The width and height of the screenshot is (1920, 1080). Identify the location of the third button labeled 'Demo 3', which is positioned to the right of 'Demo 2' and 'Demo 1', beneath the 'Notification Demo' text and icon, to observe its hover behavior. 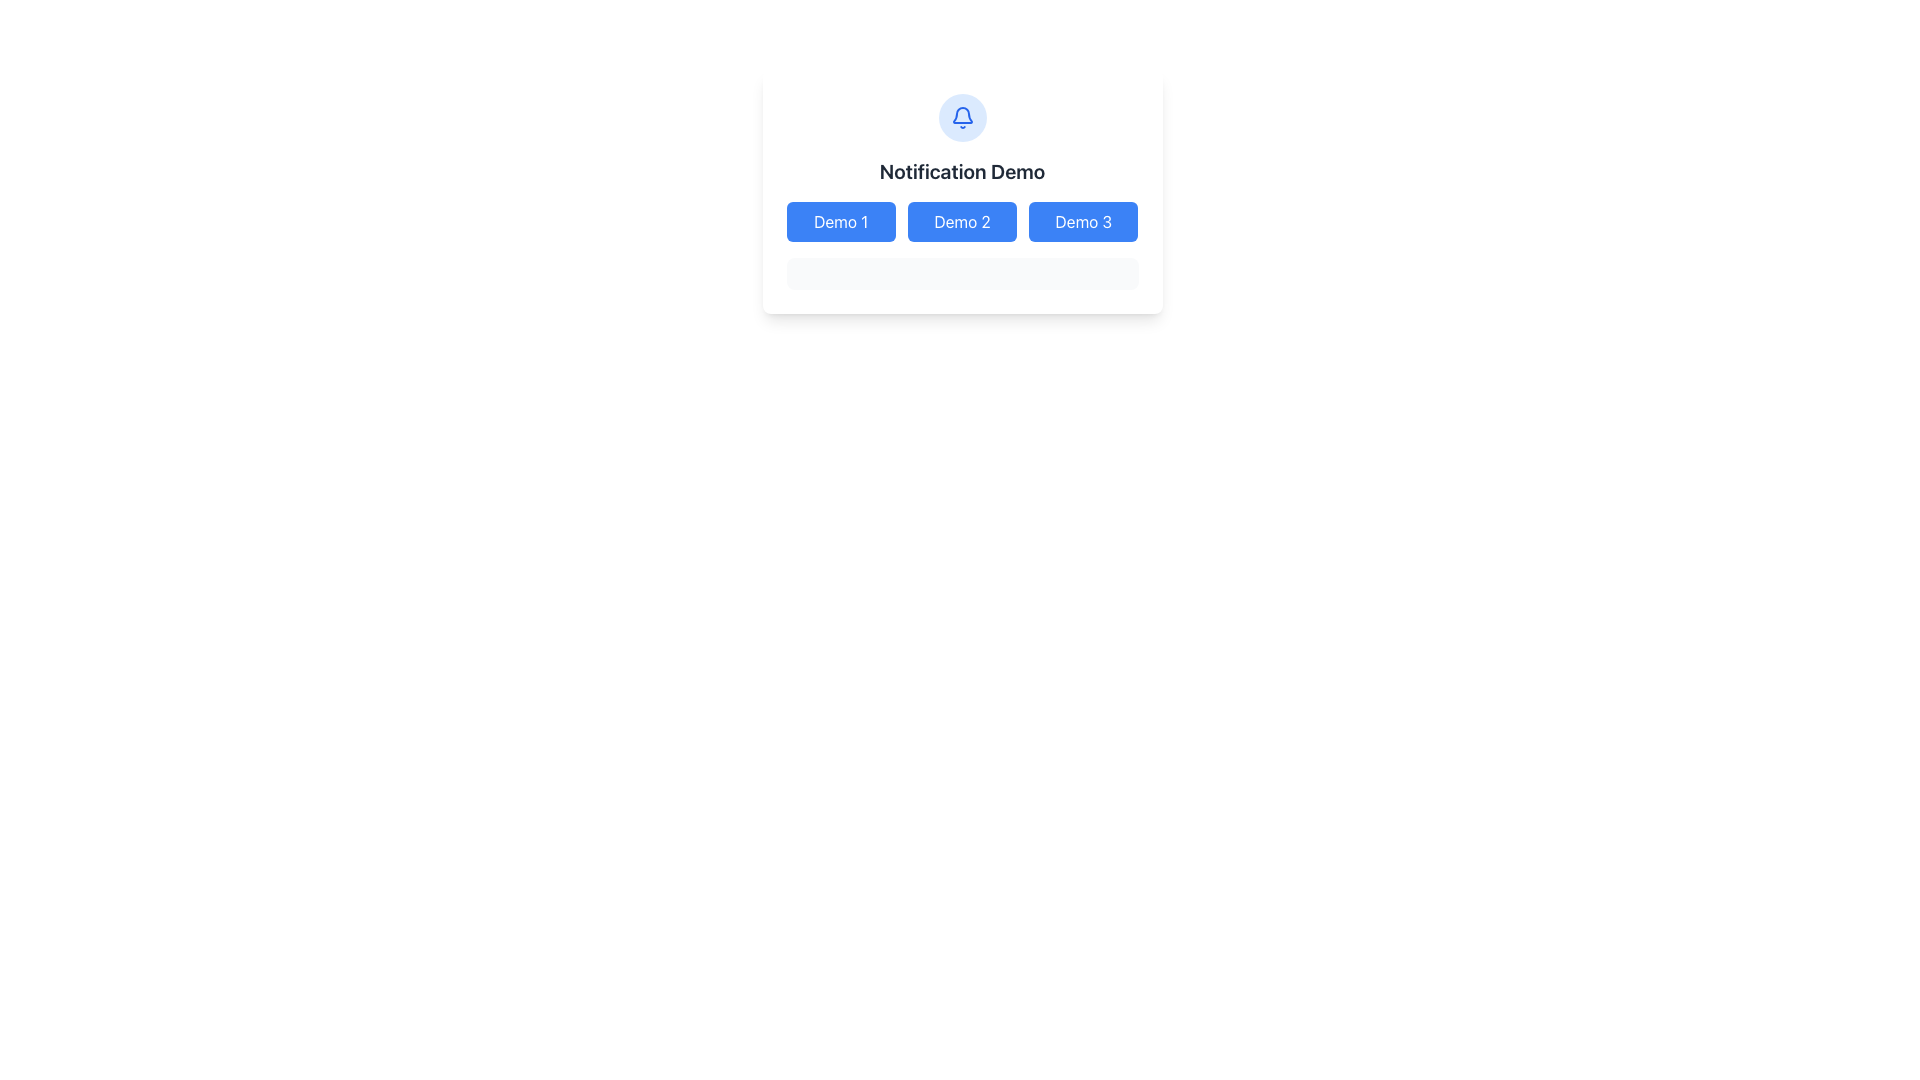
(1082, 222).